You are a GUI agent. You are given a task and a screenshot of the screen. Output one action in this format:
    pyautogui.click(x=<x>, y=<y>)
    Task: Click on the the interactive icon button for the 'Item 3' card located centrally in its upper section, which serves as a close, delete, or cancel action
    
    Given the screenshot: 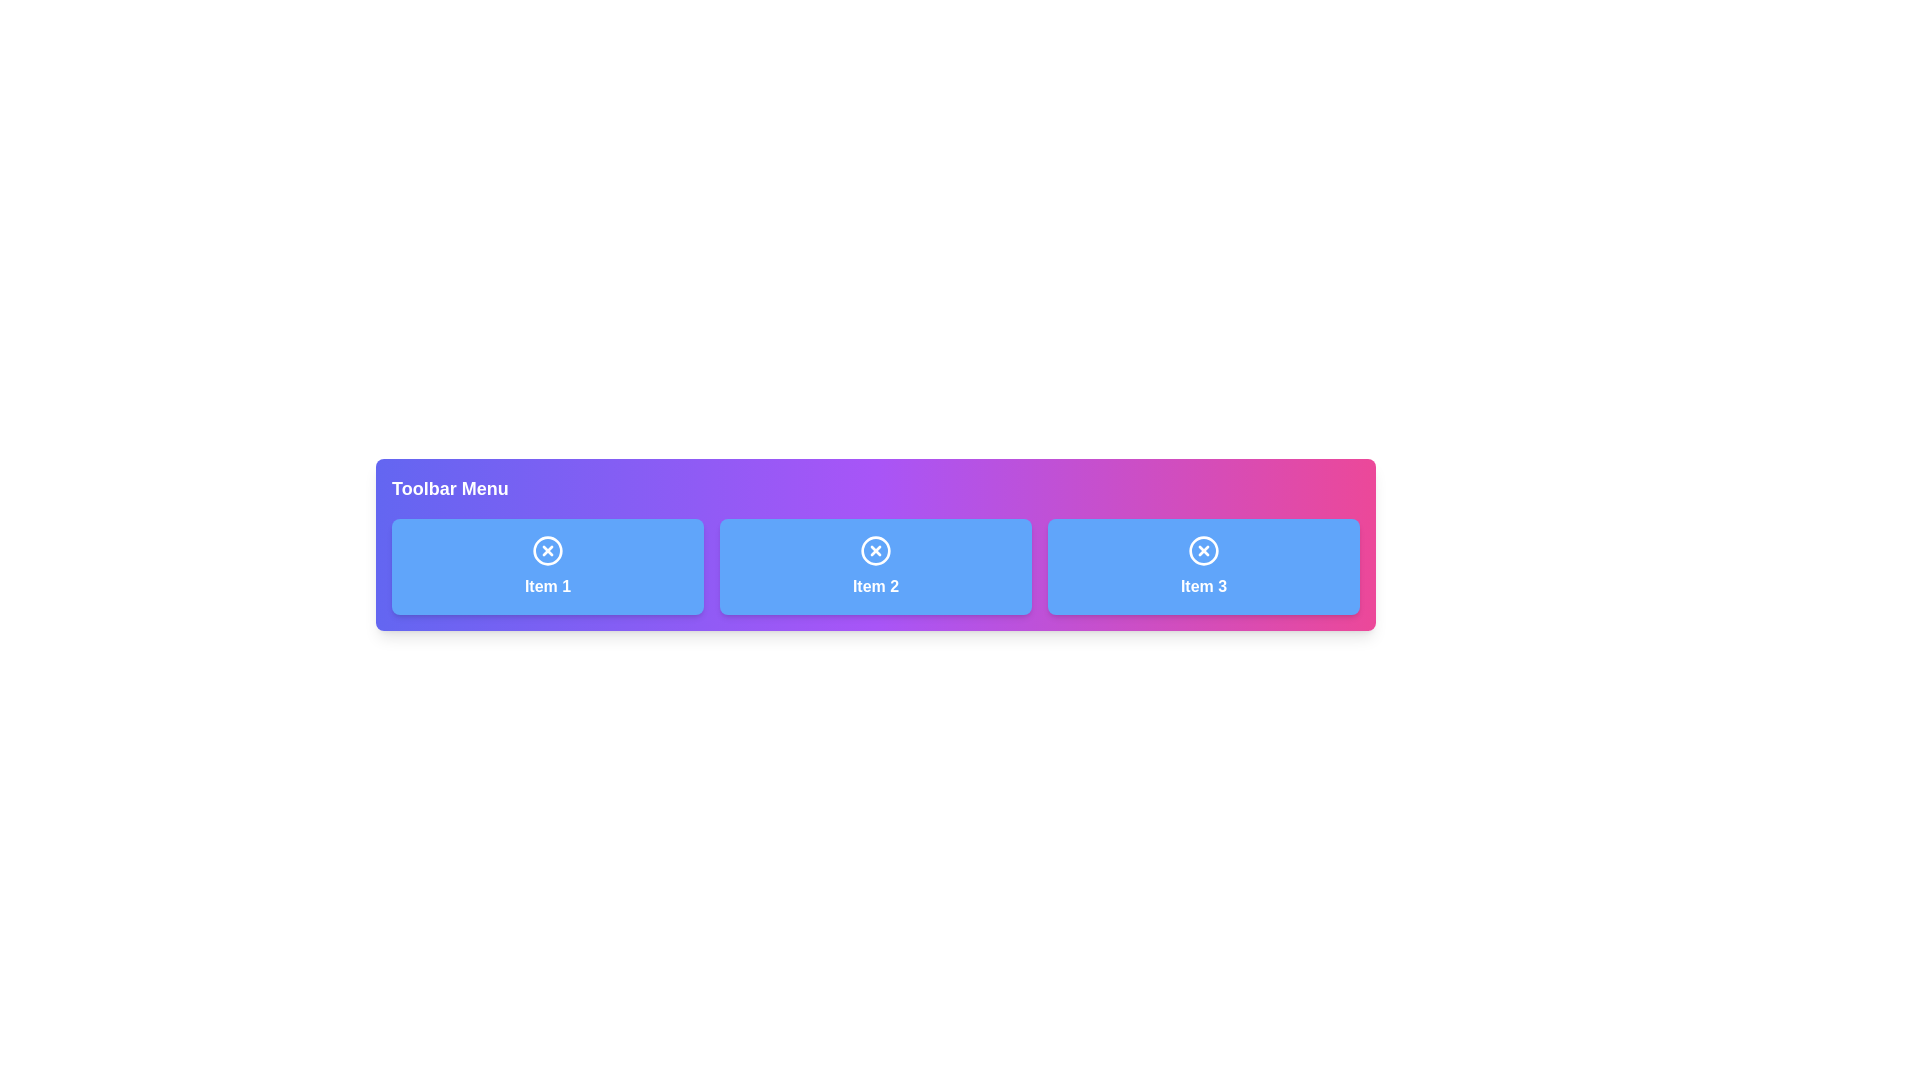 What is the action you would take?
    pyautogui.click(x=1203, y=551)
    